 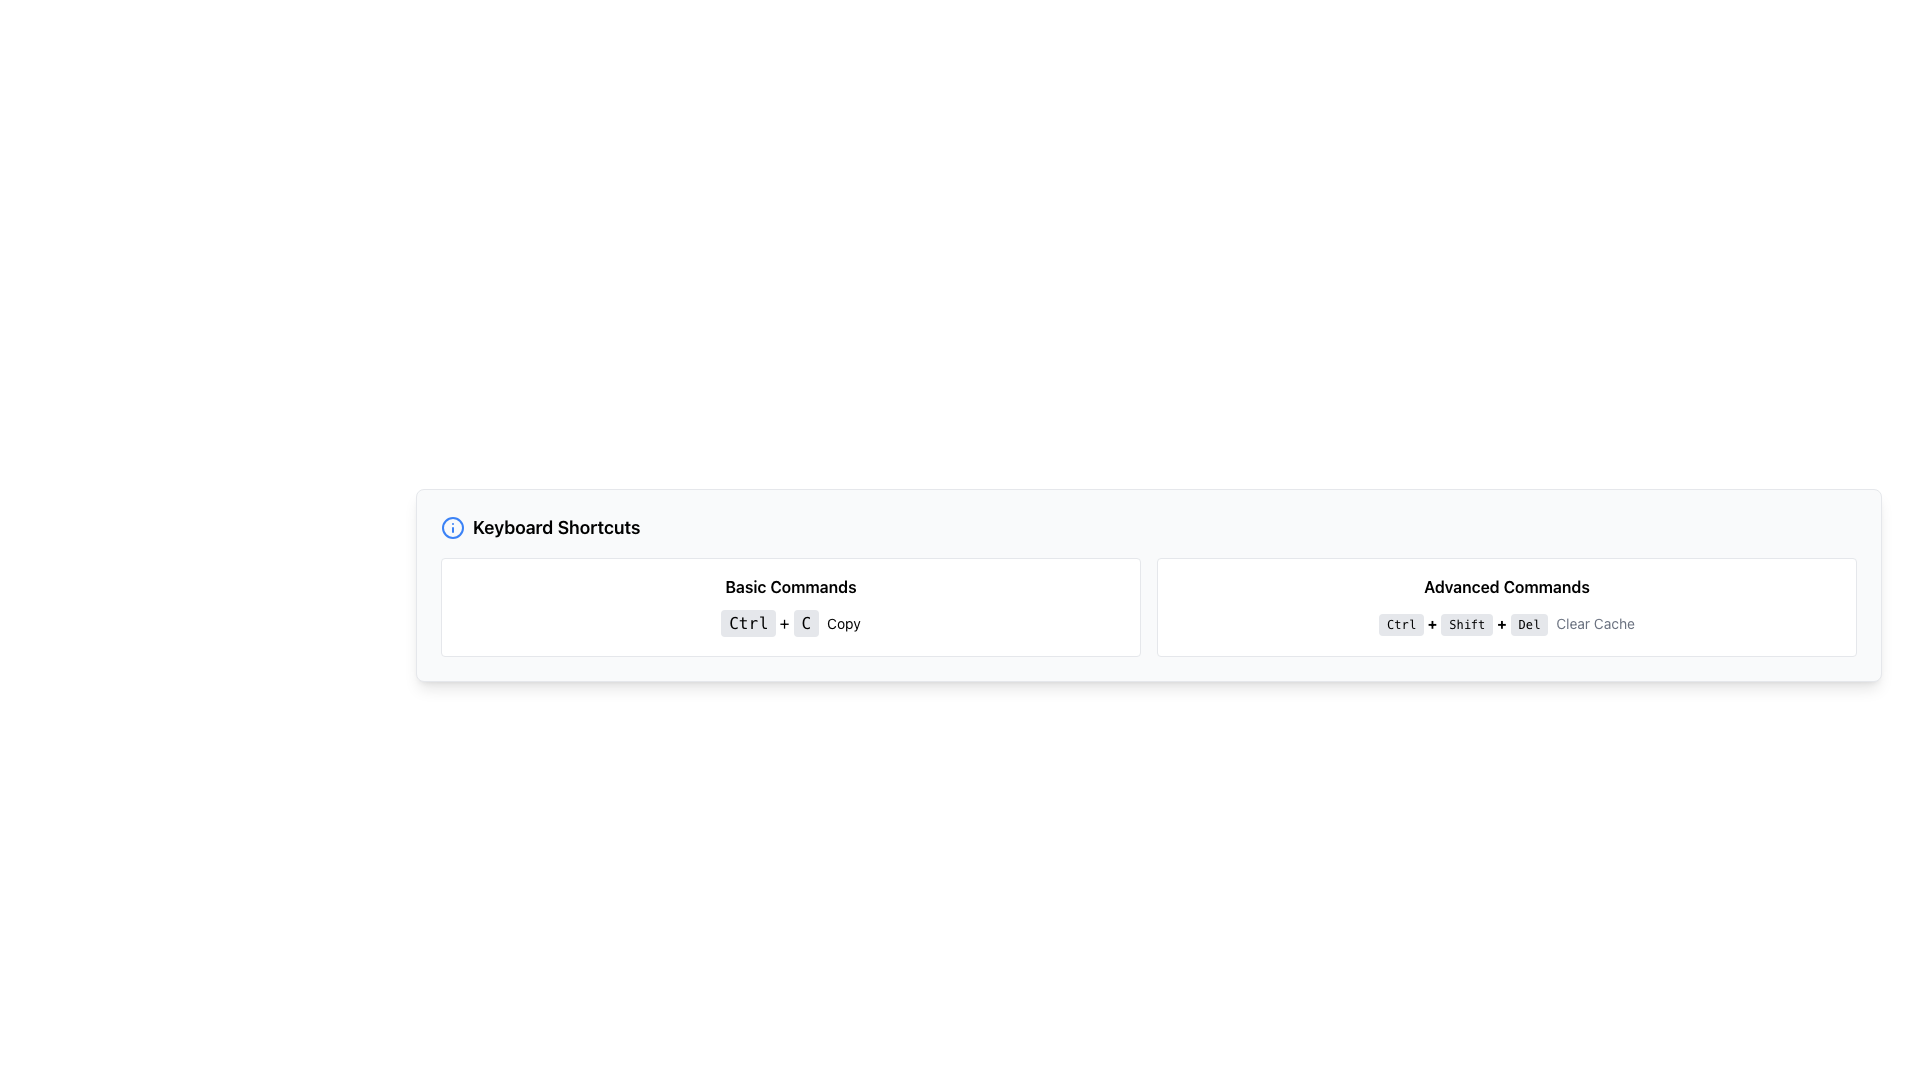 I want to click on the 'Ctrl' button-like label with a light gray background located in the 'Basic Commands' section of the interface, so click(x=747, y=622).